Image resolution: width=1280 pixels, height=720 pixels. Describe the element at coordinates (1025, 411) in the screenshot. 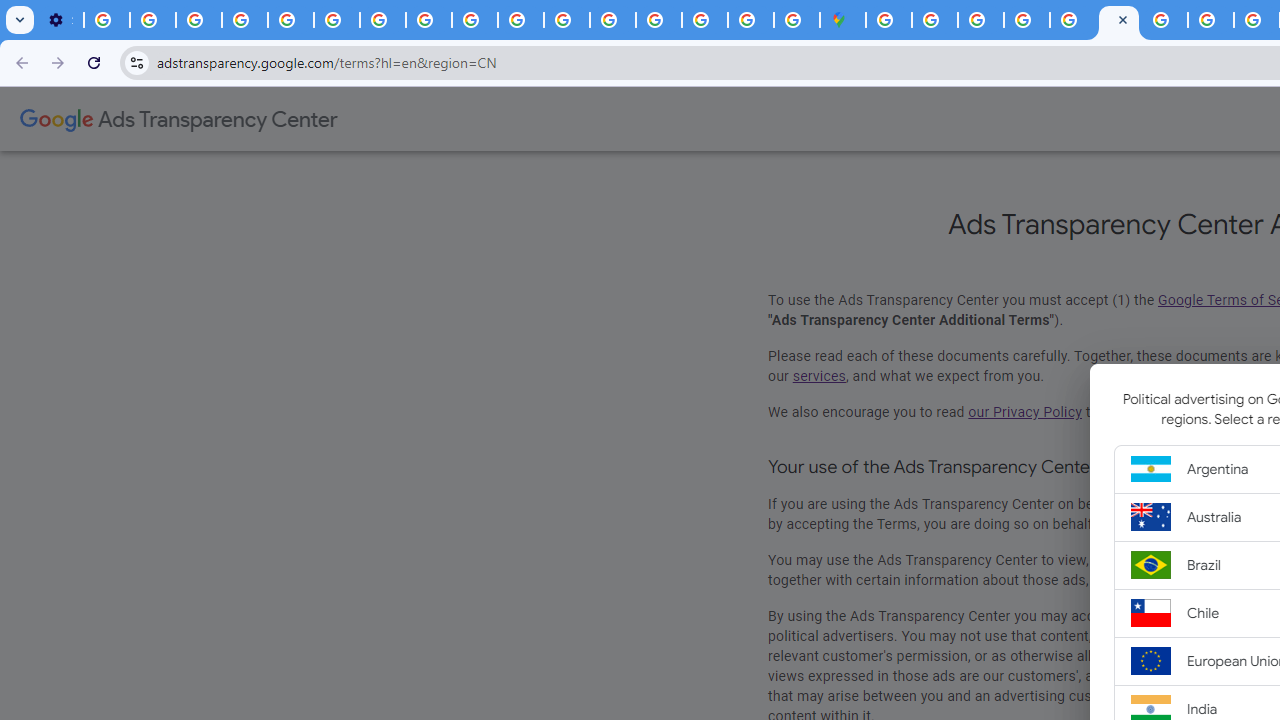

I see `'our Privacy Policy'` at that location.